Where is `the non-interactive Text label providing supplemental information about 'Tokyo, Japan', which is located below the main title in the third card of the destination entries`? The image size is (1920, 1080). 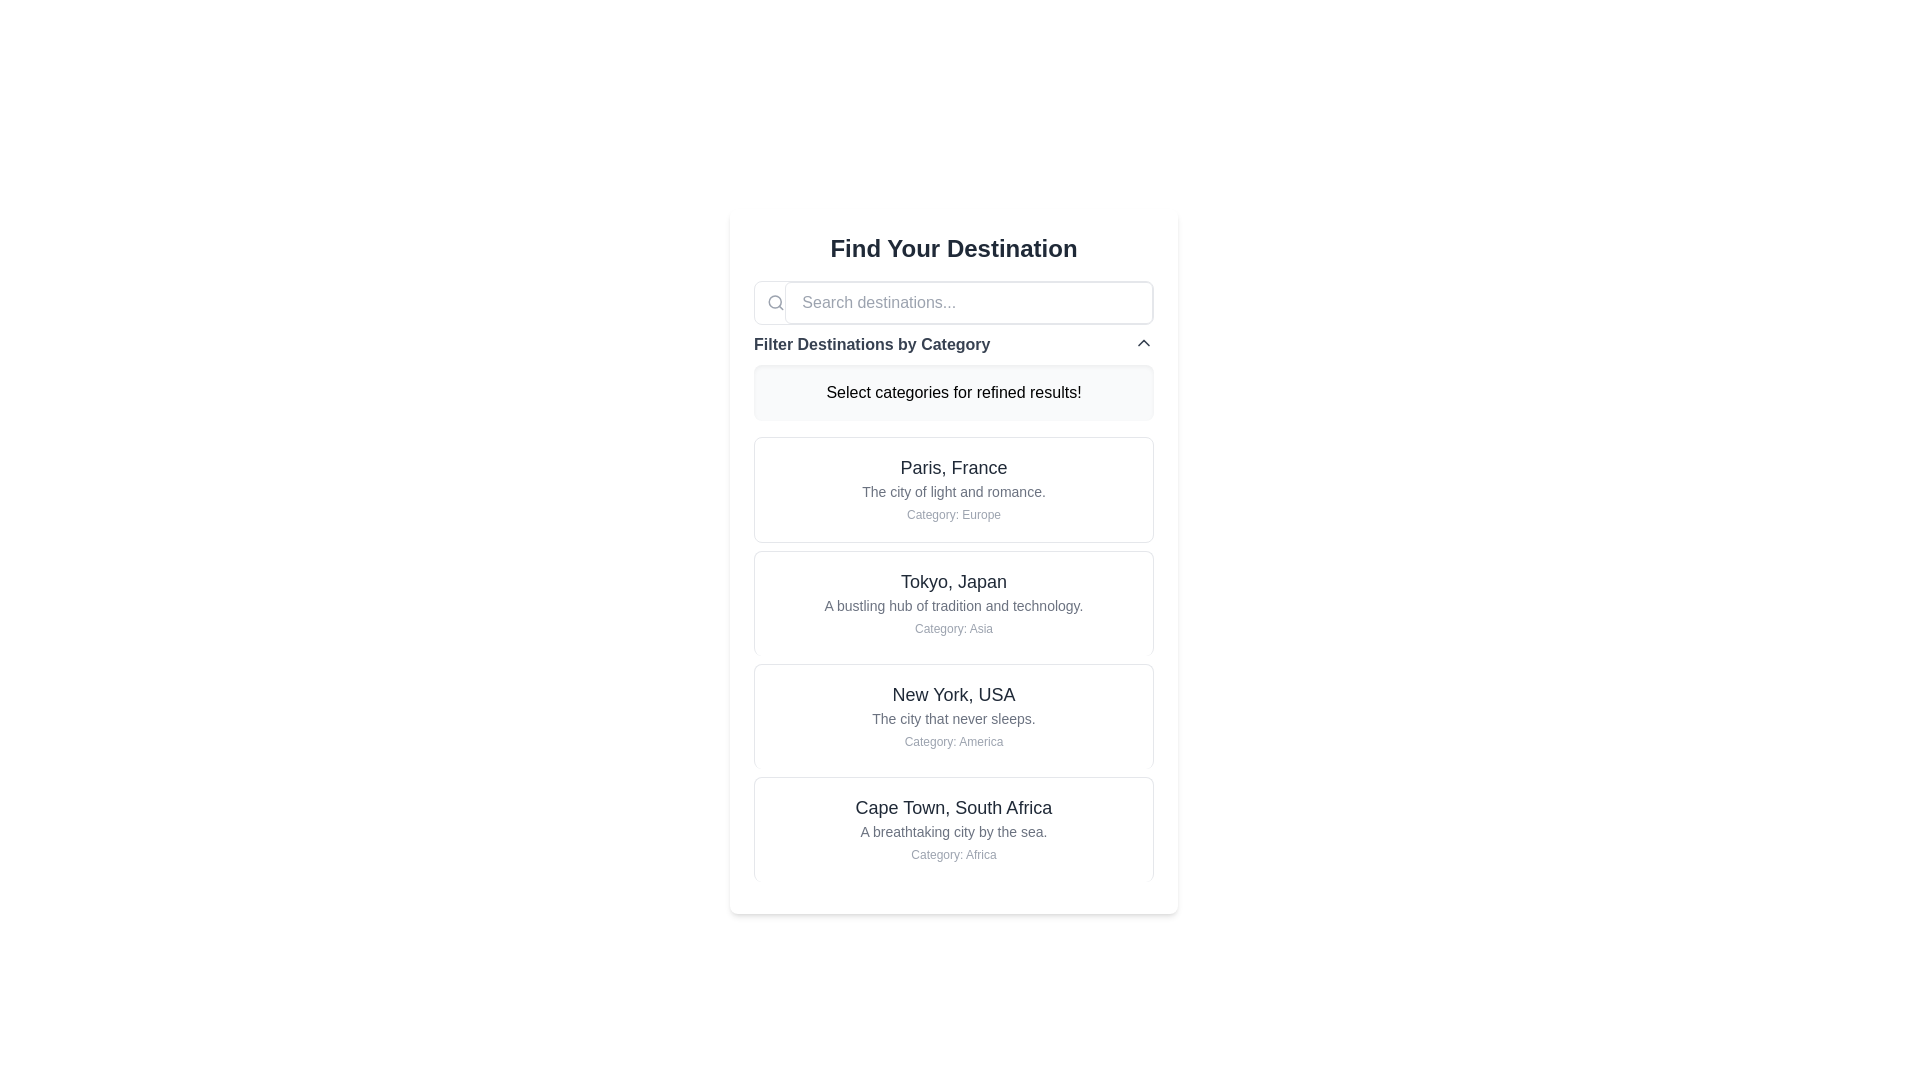 the non-interactive Text label providing supplemental information about 'Tokyo, Japan', which is located below the main title in the third card of the destination entries is located at coordinates (953, 604).